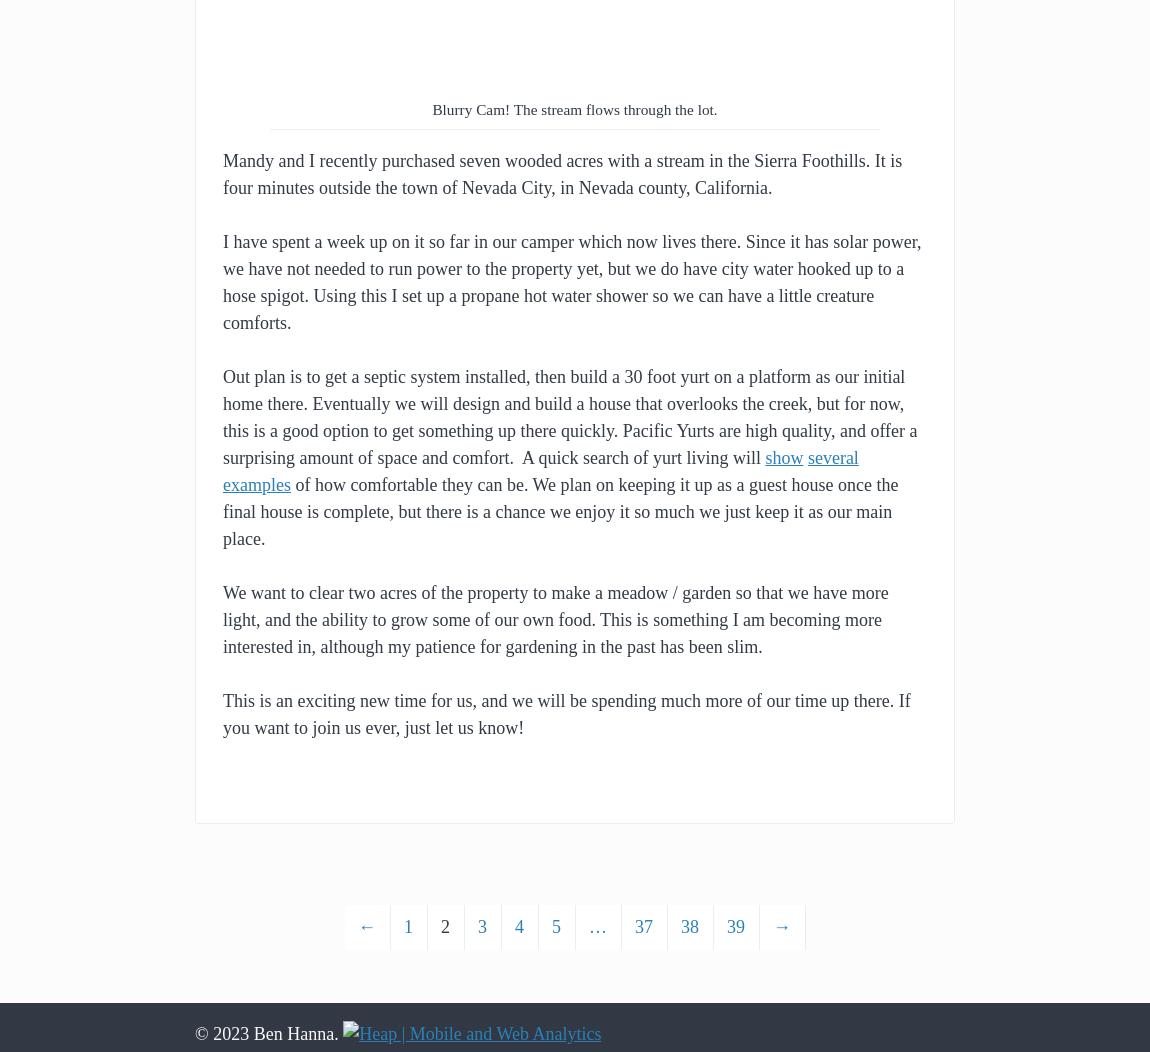  What do you see at coordinates (552, 926) in the screenshot?
I see `'5'` at bounding box center [552, 926].